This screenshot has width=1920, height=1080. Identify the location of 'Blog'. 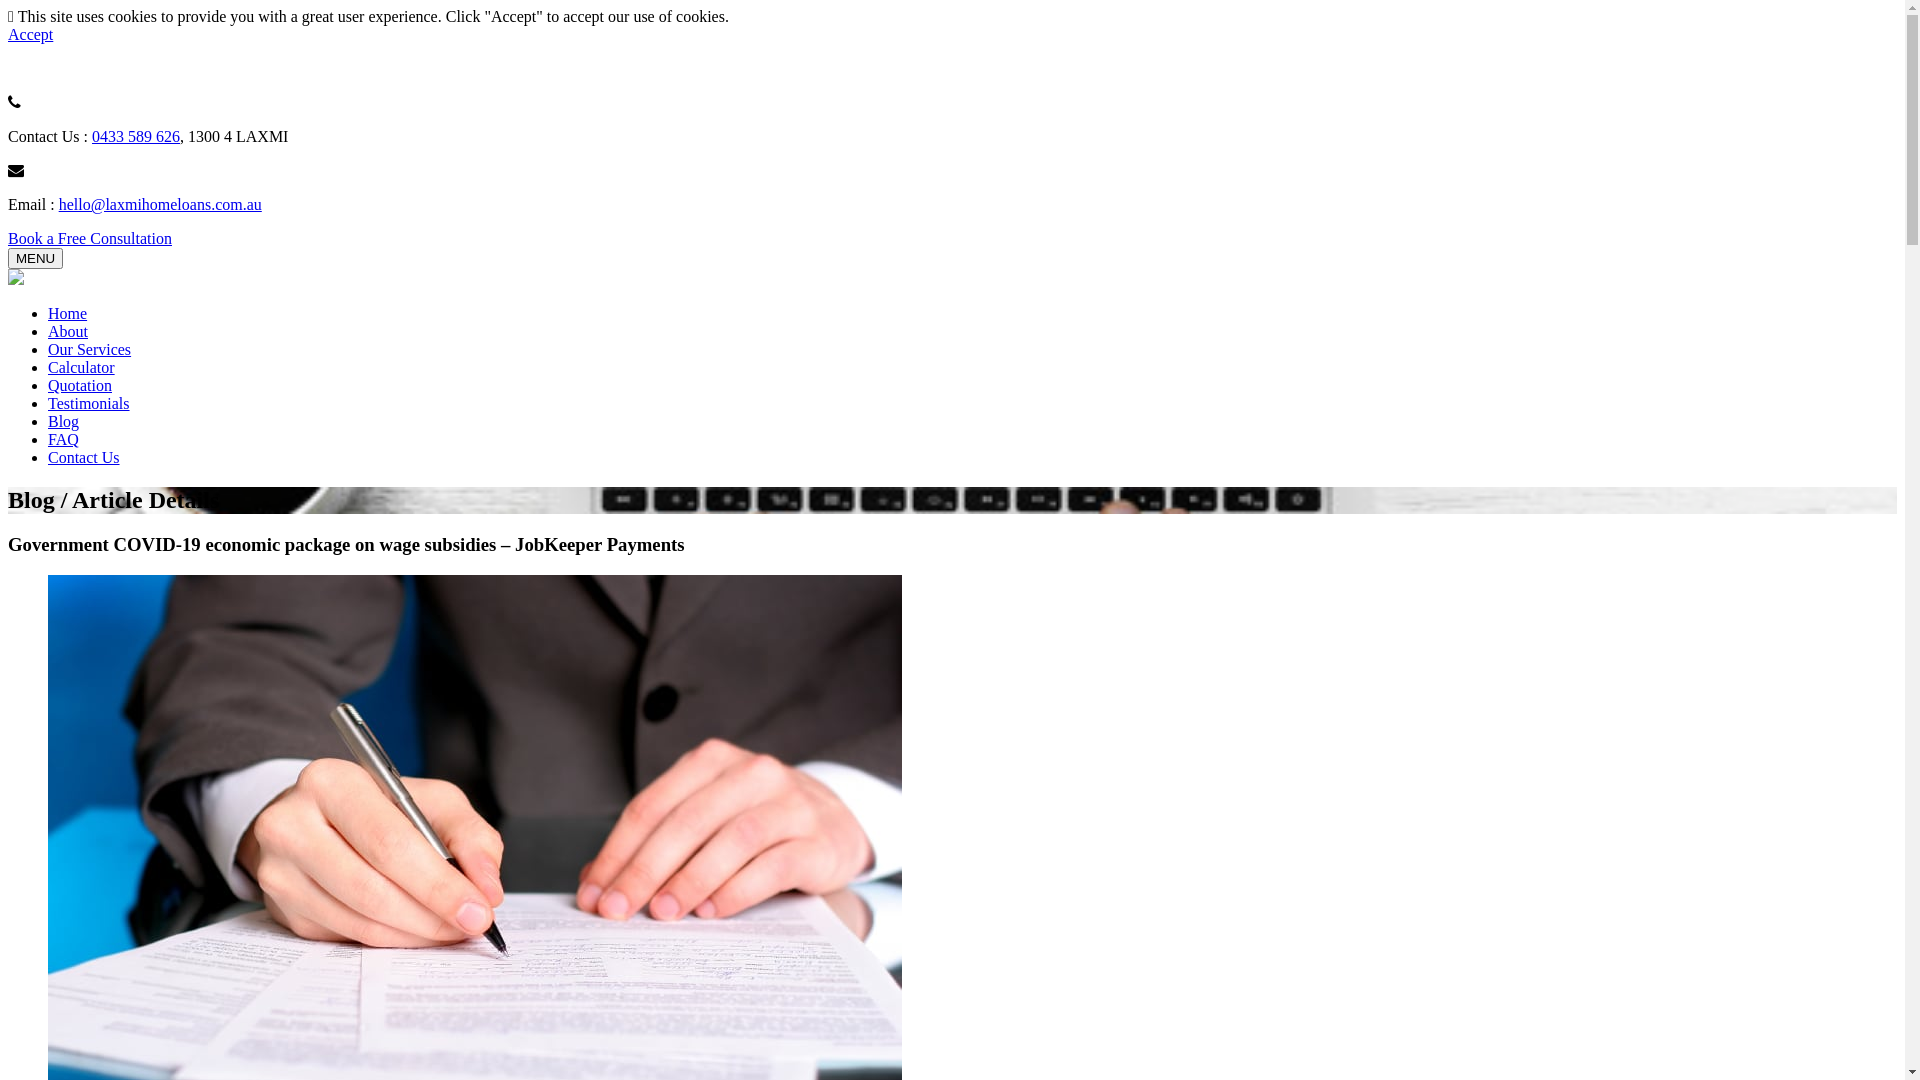
(63, 420).